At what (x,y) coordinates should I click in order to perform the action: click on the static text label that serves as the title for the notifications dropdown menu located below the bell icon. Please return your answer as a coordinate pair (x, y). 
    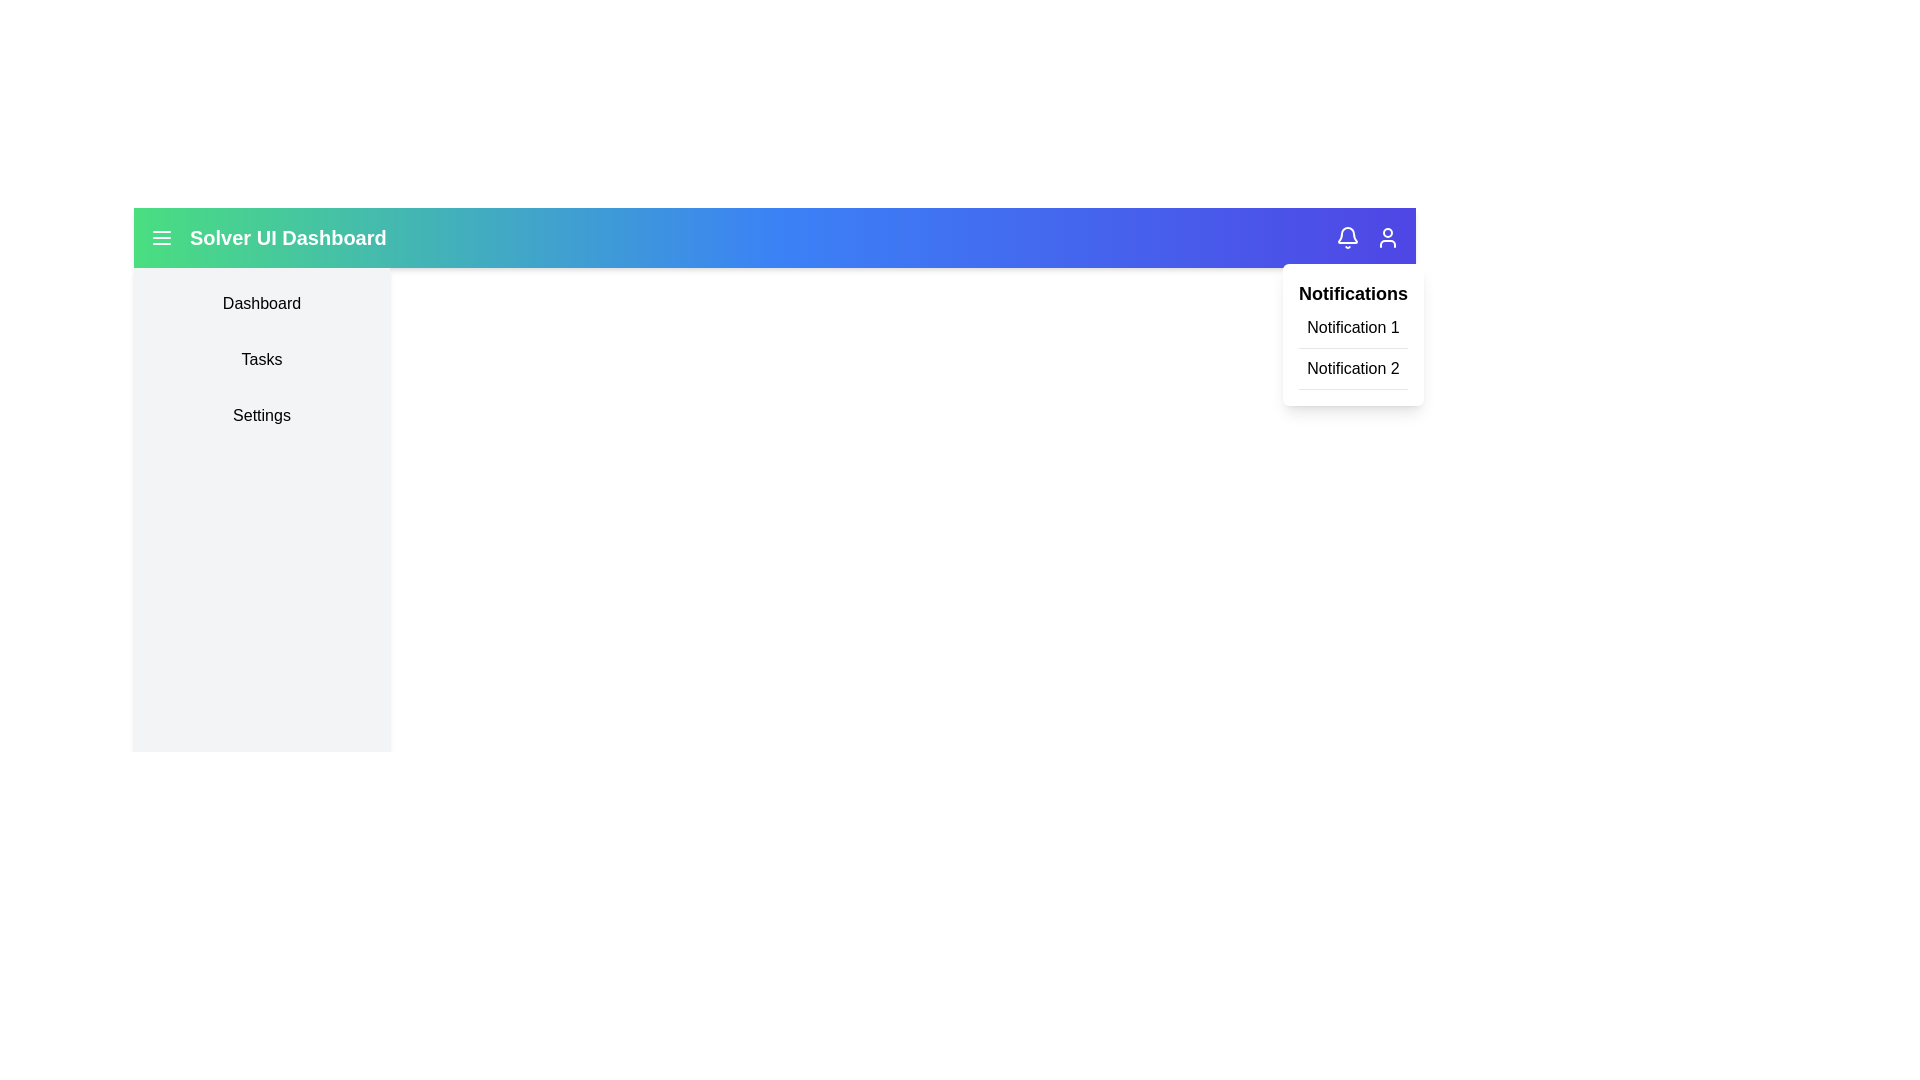
    Looking at the image, I should click on (1353, 293).